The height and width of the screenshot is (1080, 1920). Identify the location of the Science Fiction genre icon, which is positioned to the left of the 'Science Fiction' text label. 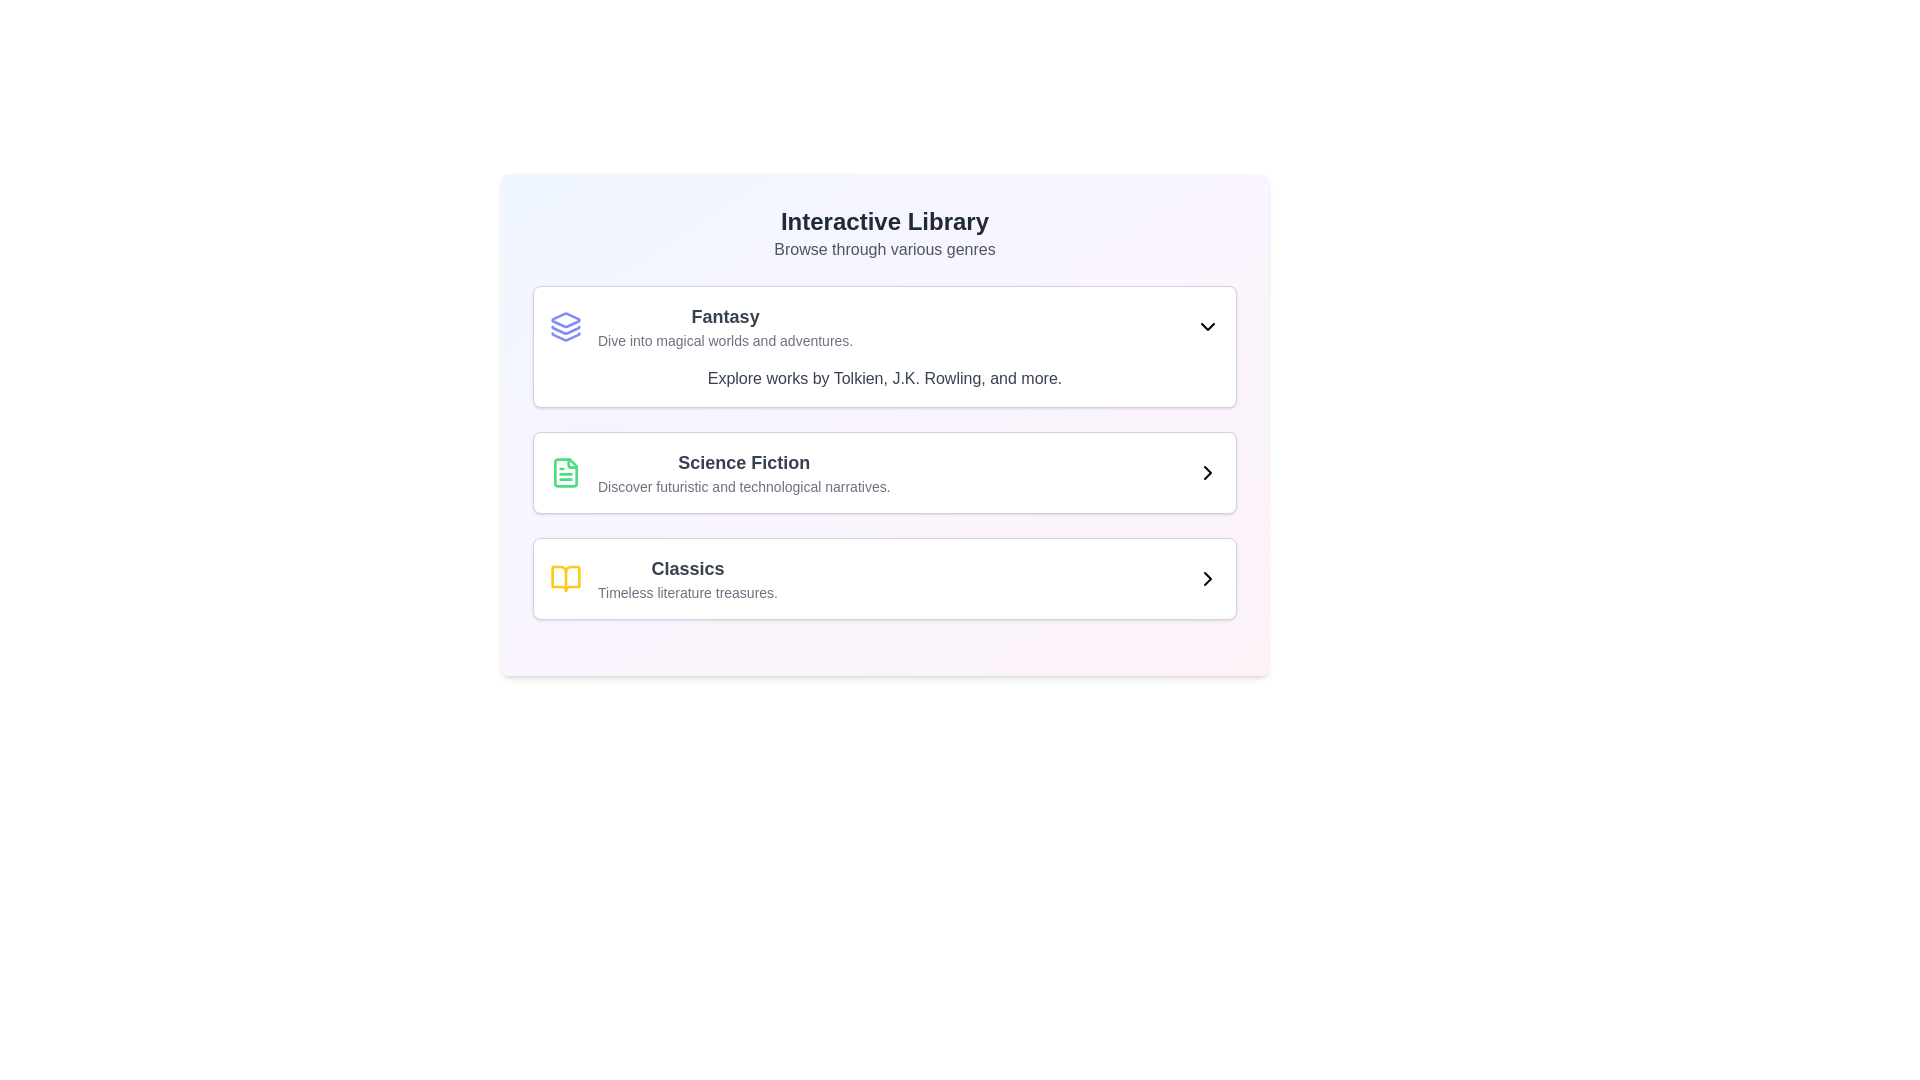
(565, 473).